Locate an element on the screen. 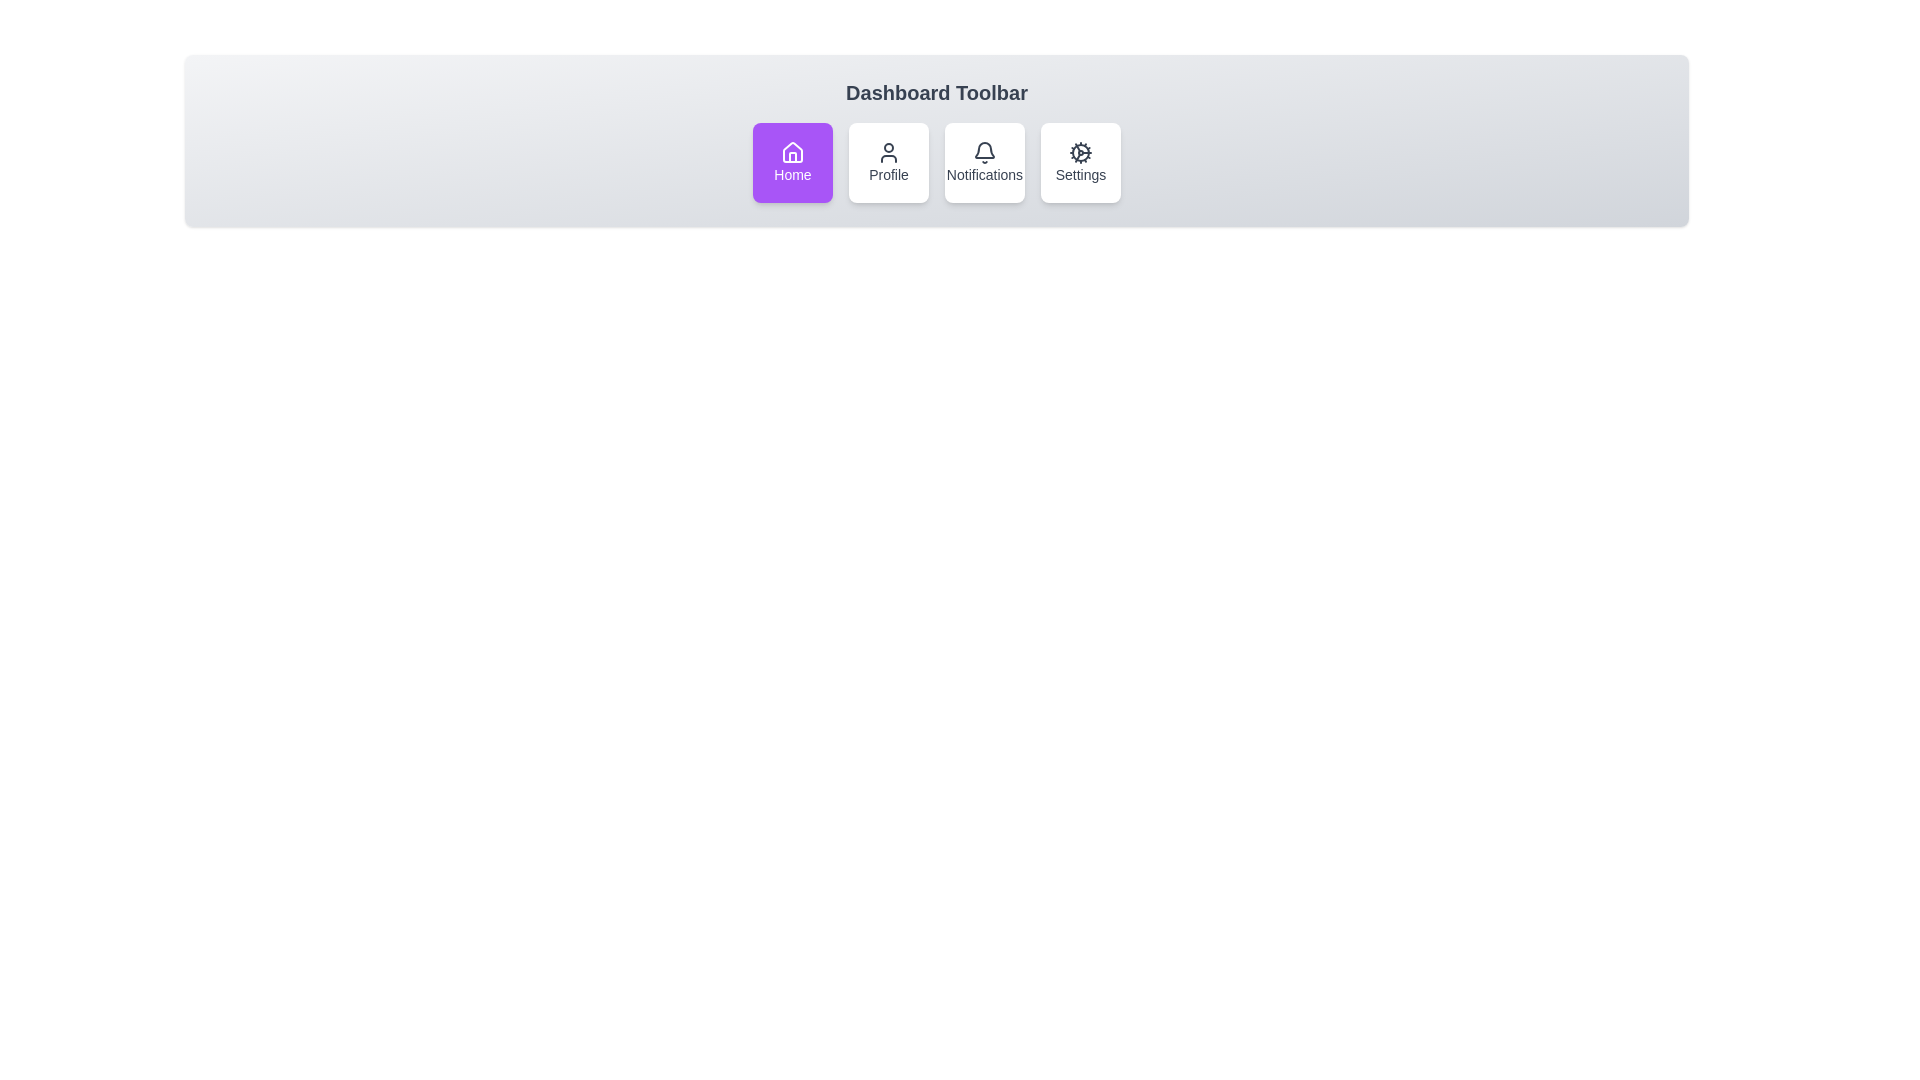  the toolbar item labeled Home is located at coordinates (791, 161).